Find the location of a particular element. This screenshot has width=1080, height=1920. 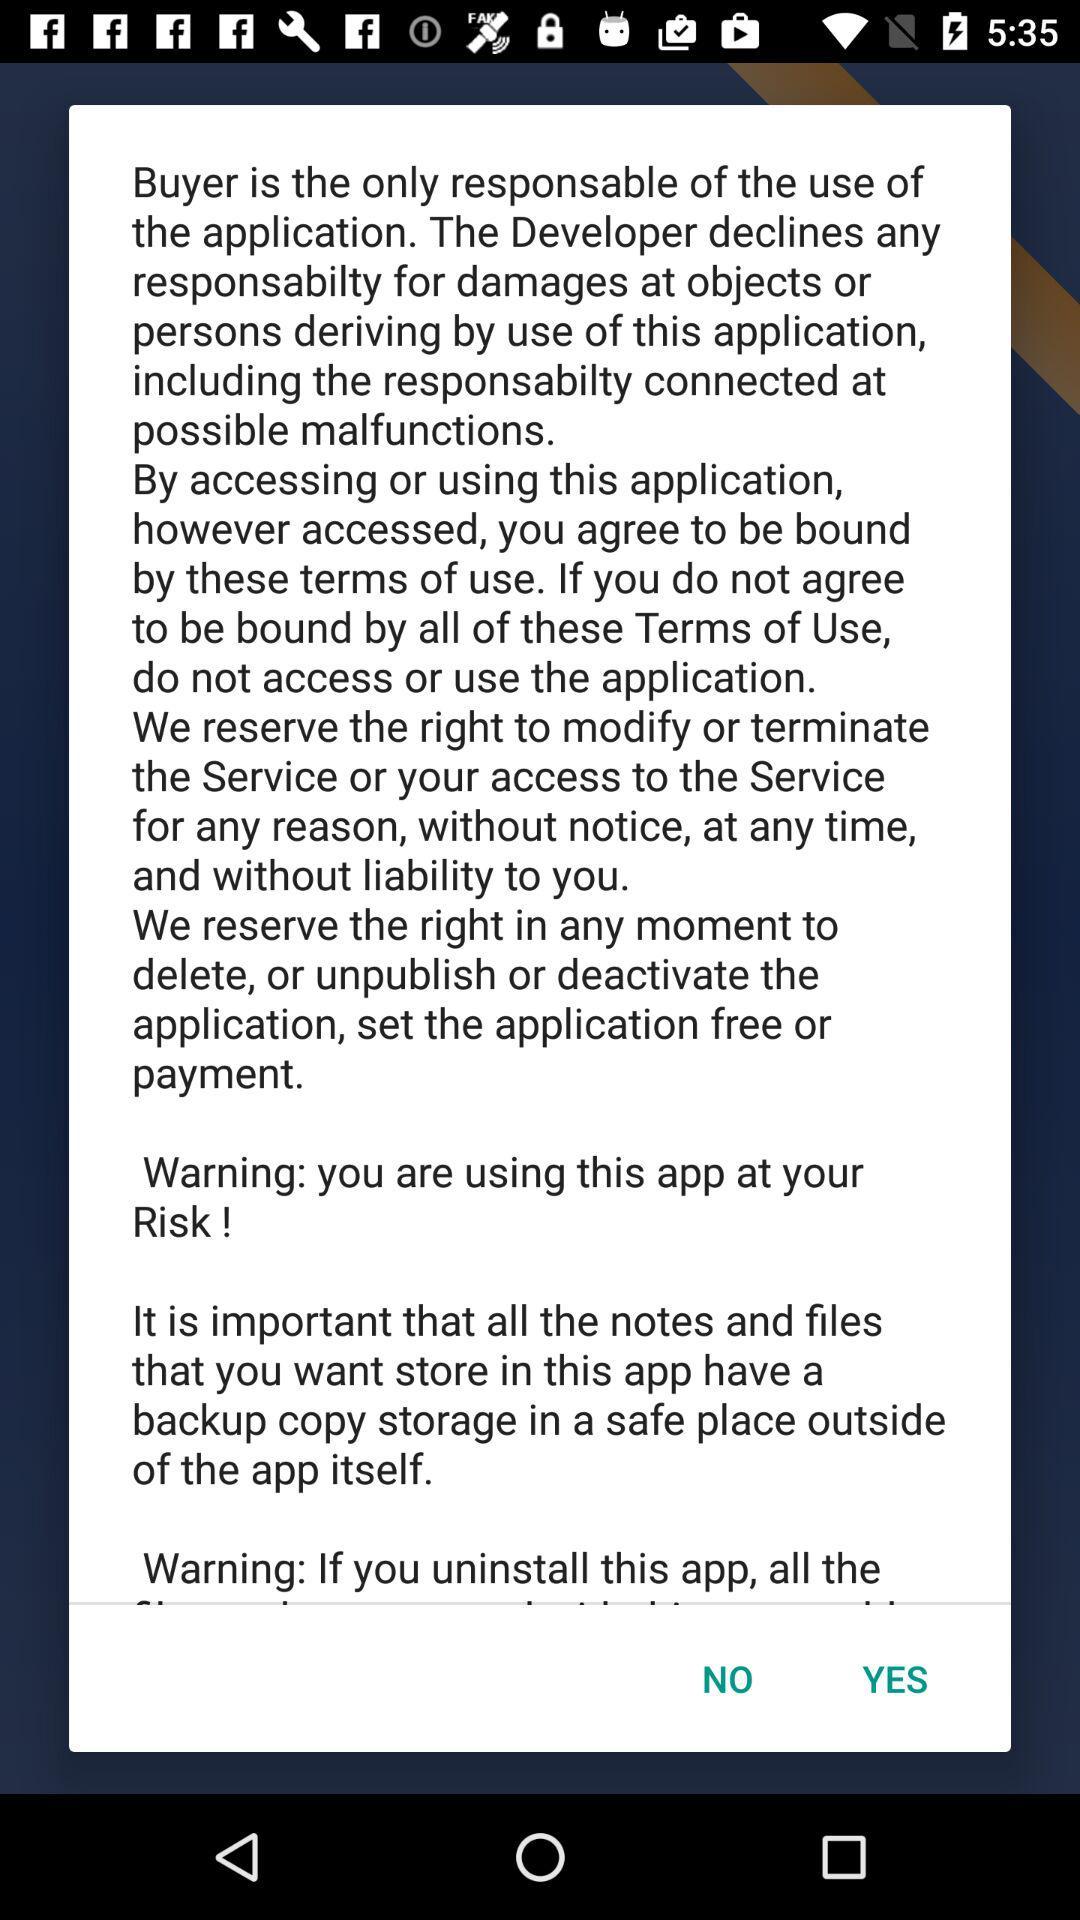

the yes item is located at coordinates (894, 1678).